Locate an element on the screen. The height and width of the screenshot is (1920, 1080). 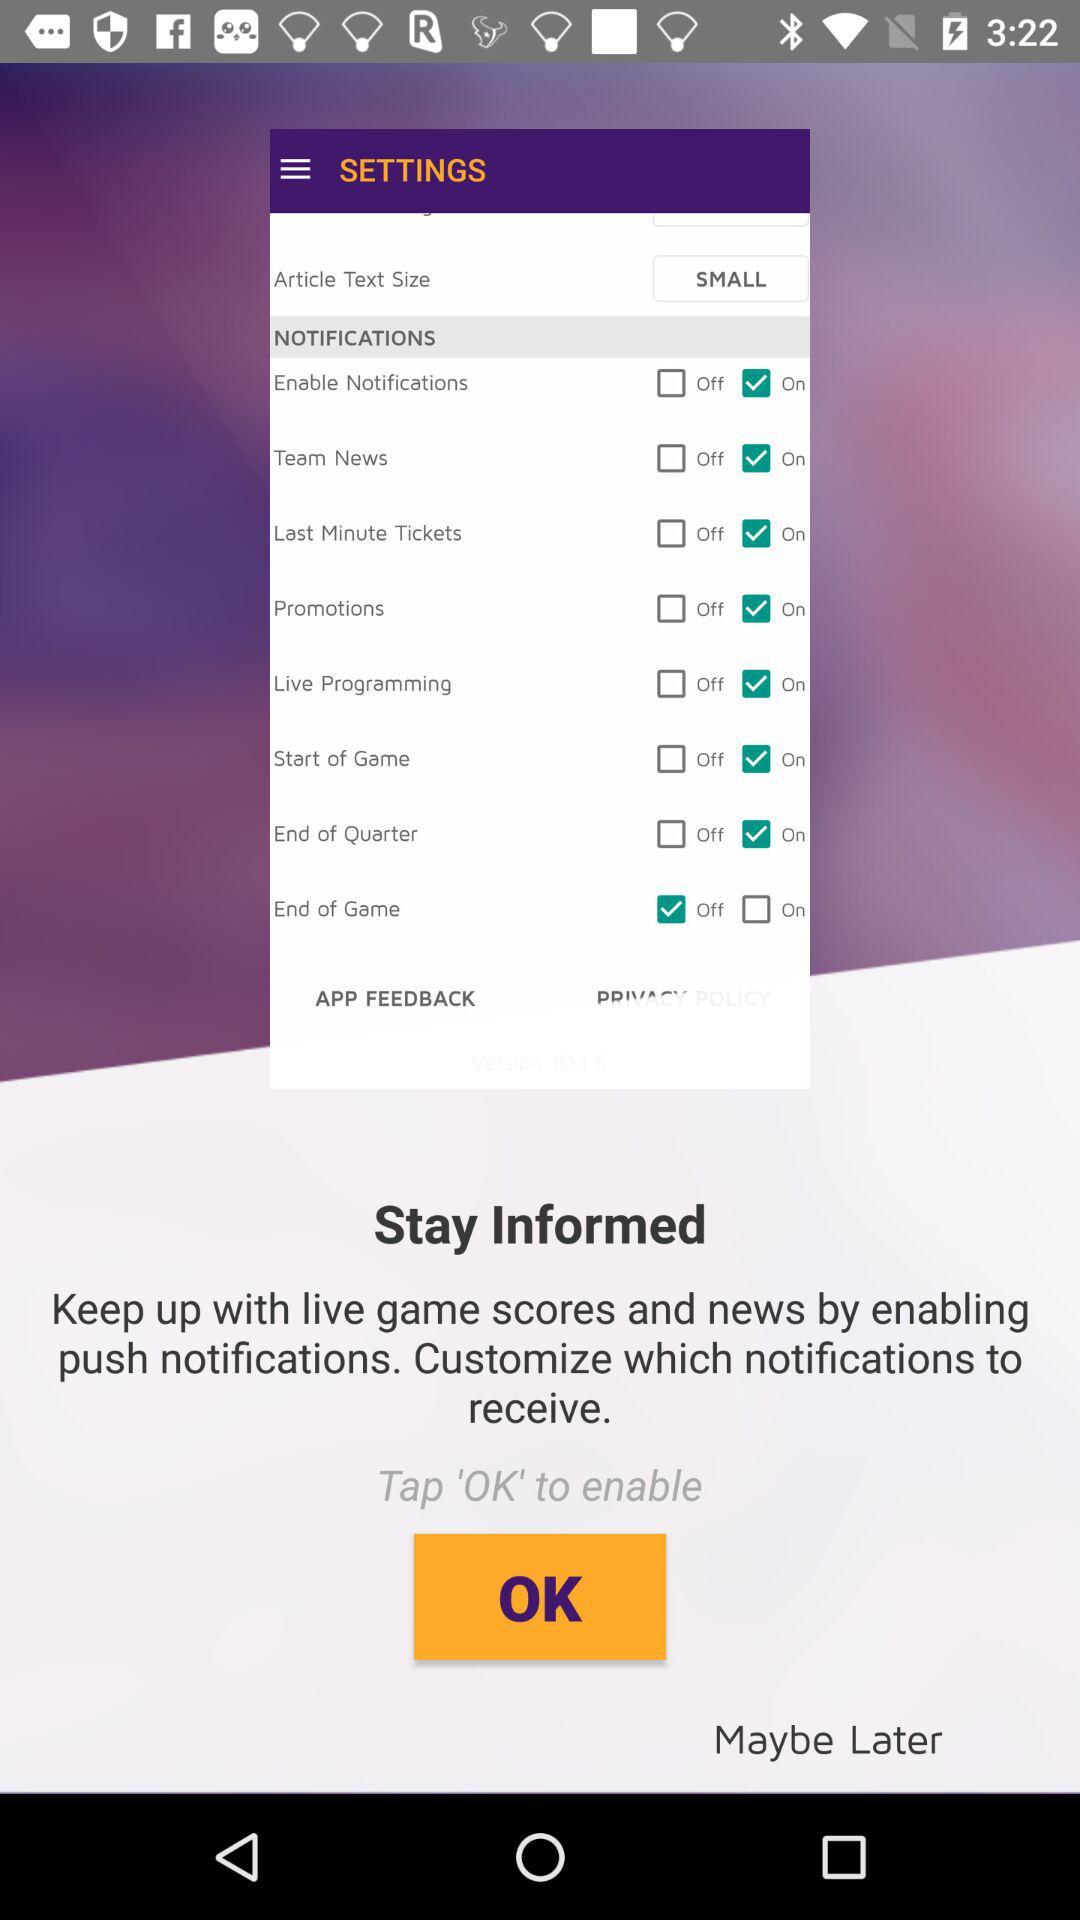
the maybe later is located at coordinates (828, 1736).